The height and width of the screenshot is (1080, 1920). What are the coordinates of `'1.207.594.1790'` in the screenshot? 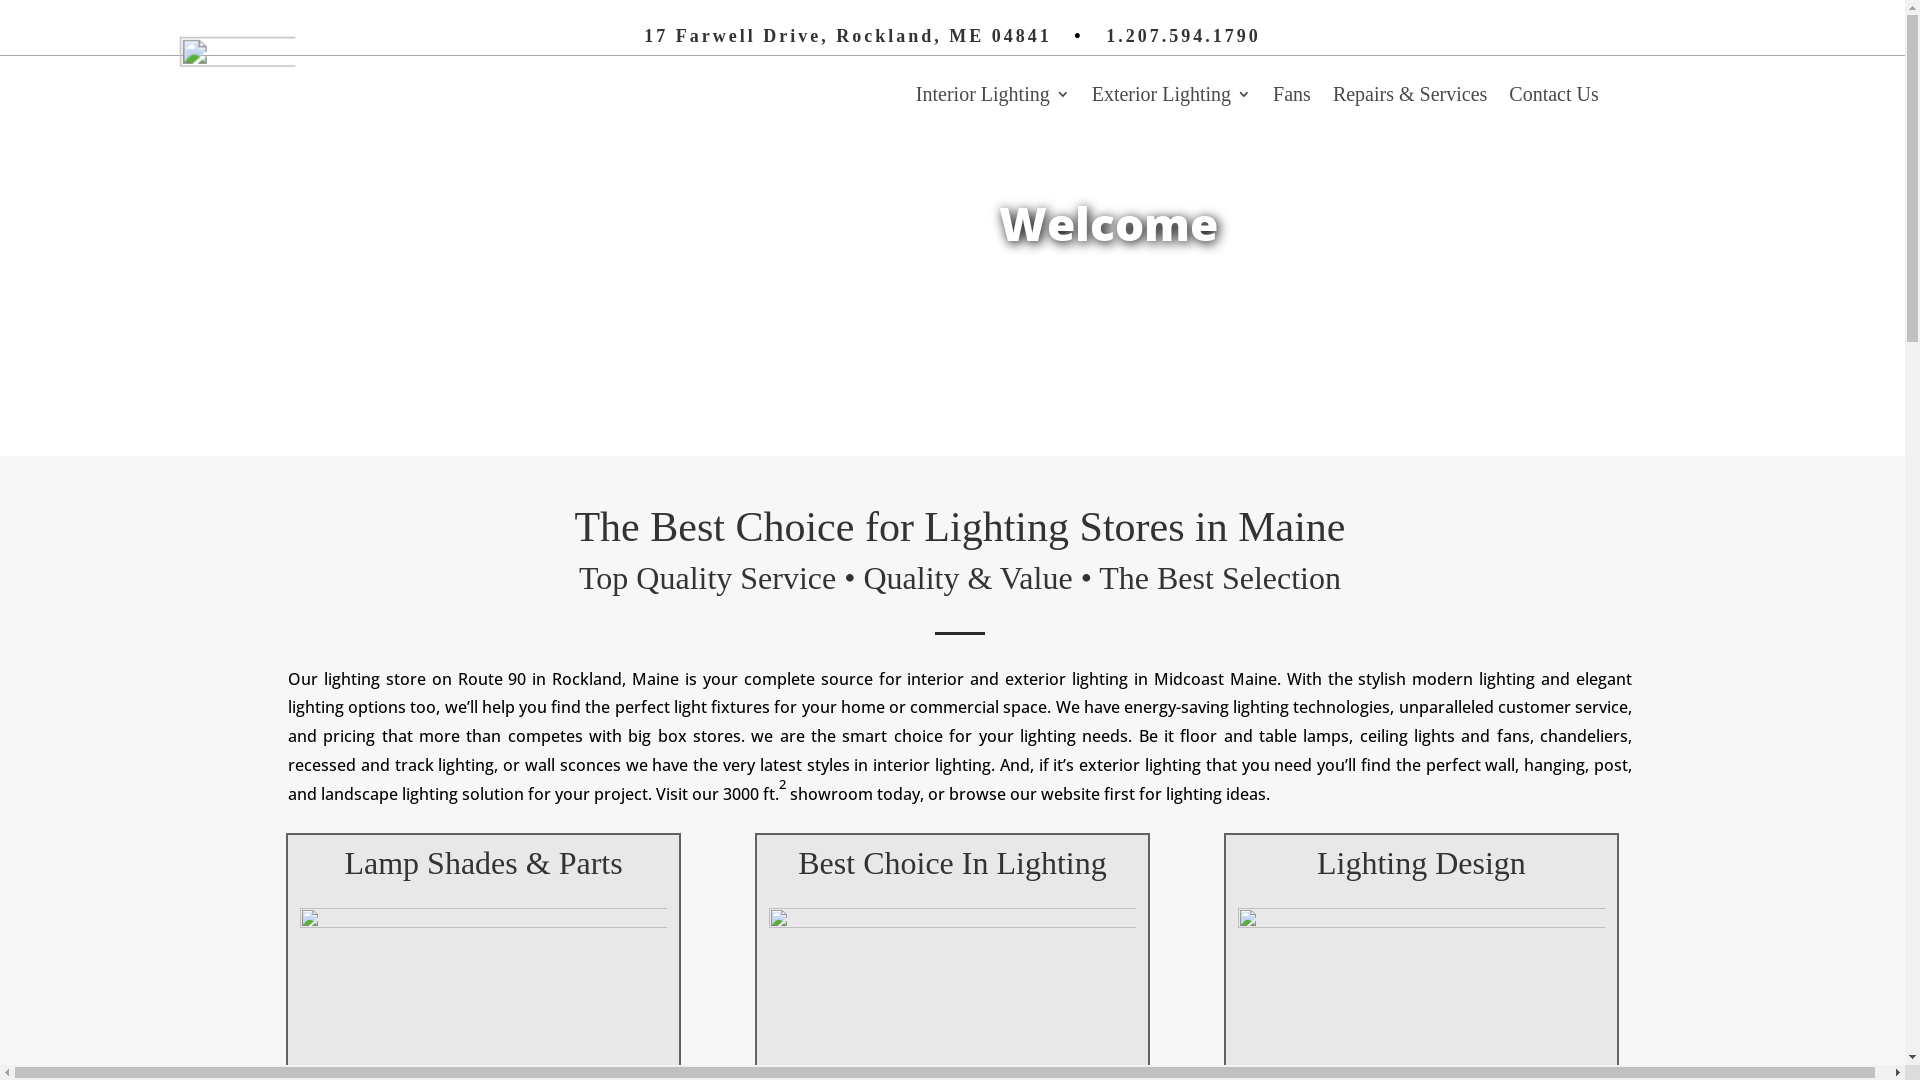 It's located at (1183, 35).